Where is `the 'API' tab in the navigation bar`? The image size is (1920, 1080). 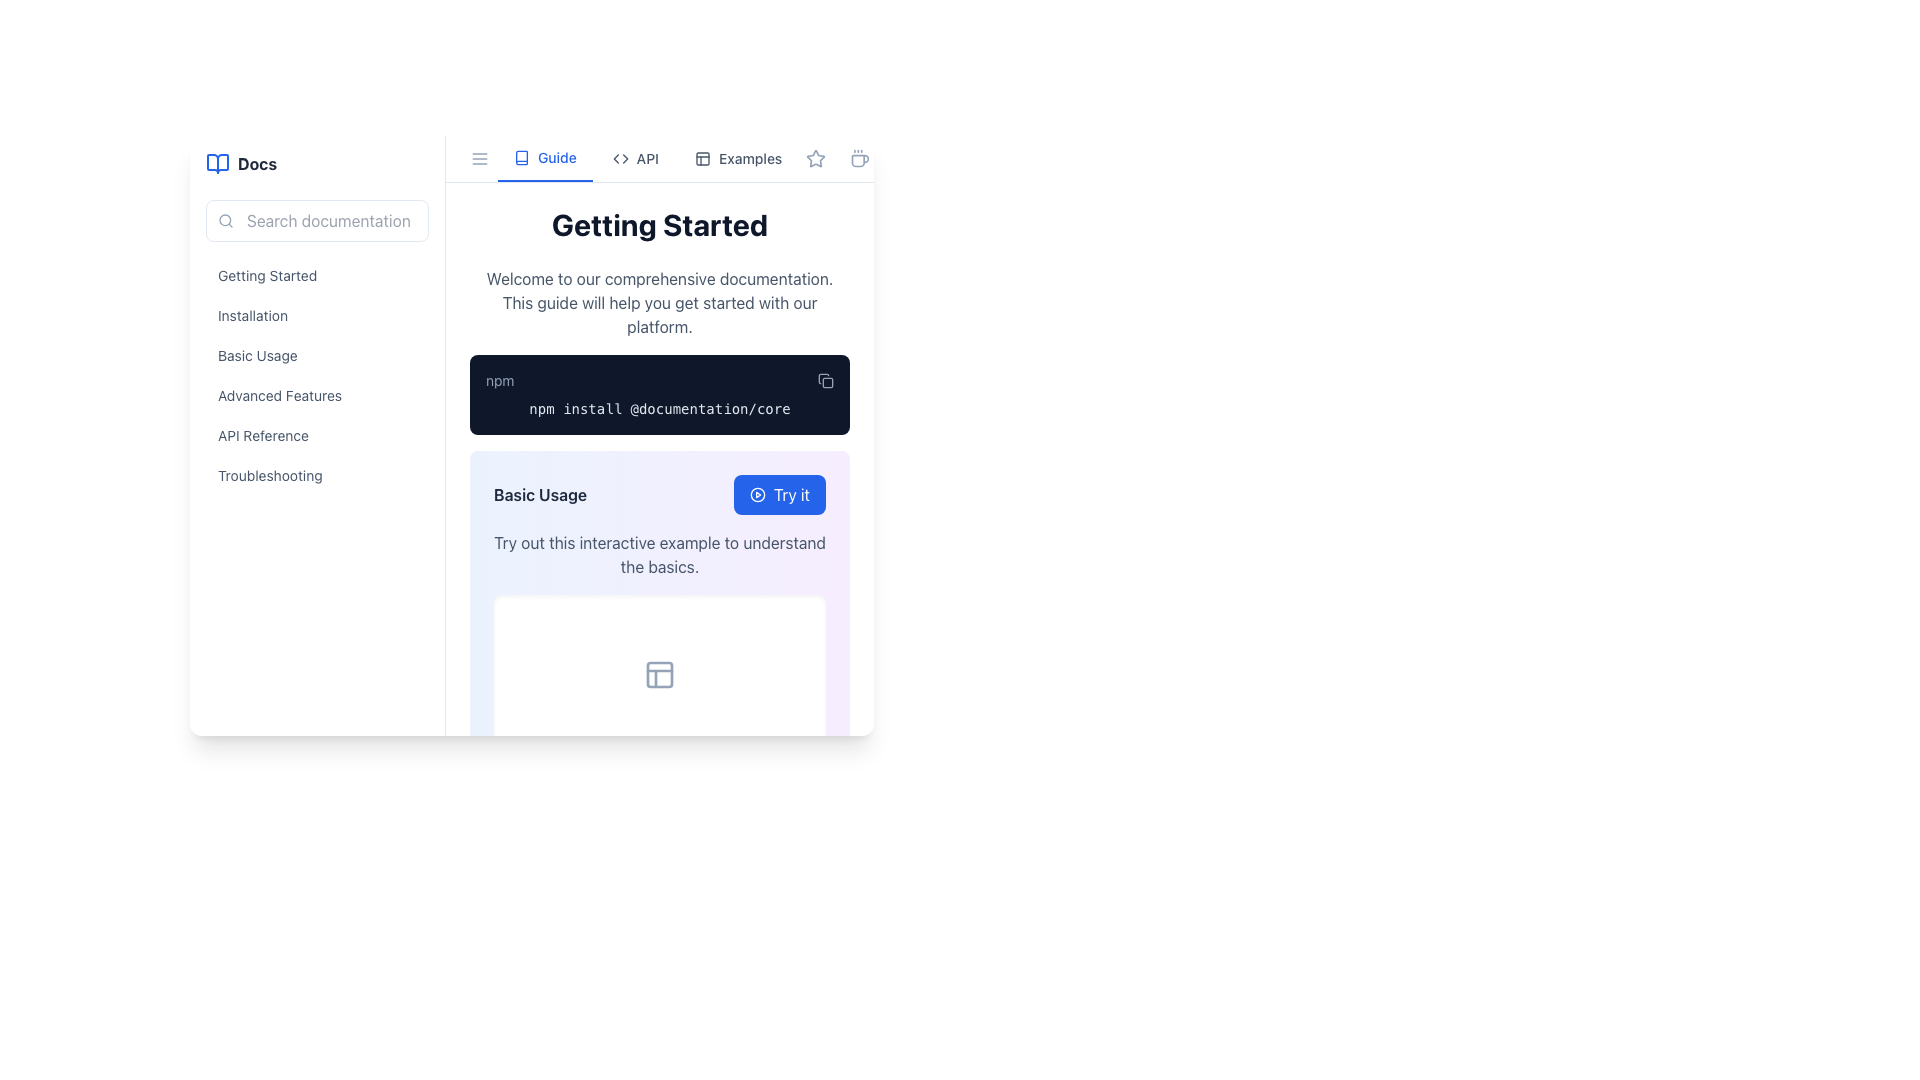
the 'API' tab in the navigation bar is located at coordinates (648, 157).